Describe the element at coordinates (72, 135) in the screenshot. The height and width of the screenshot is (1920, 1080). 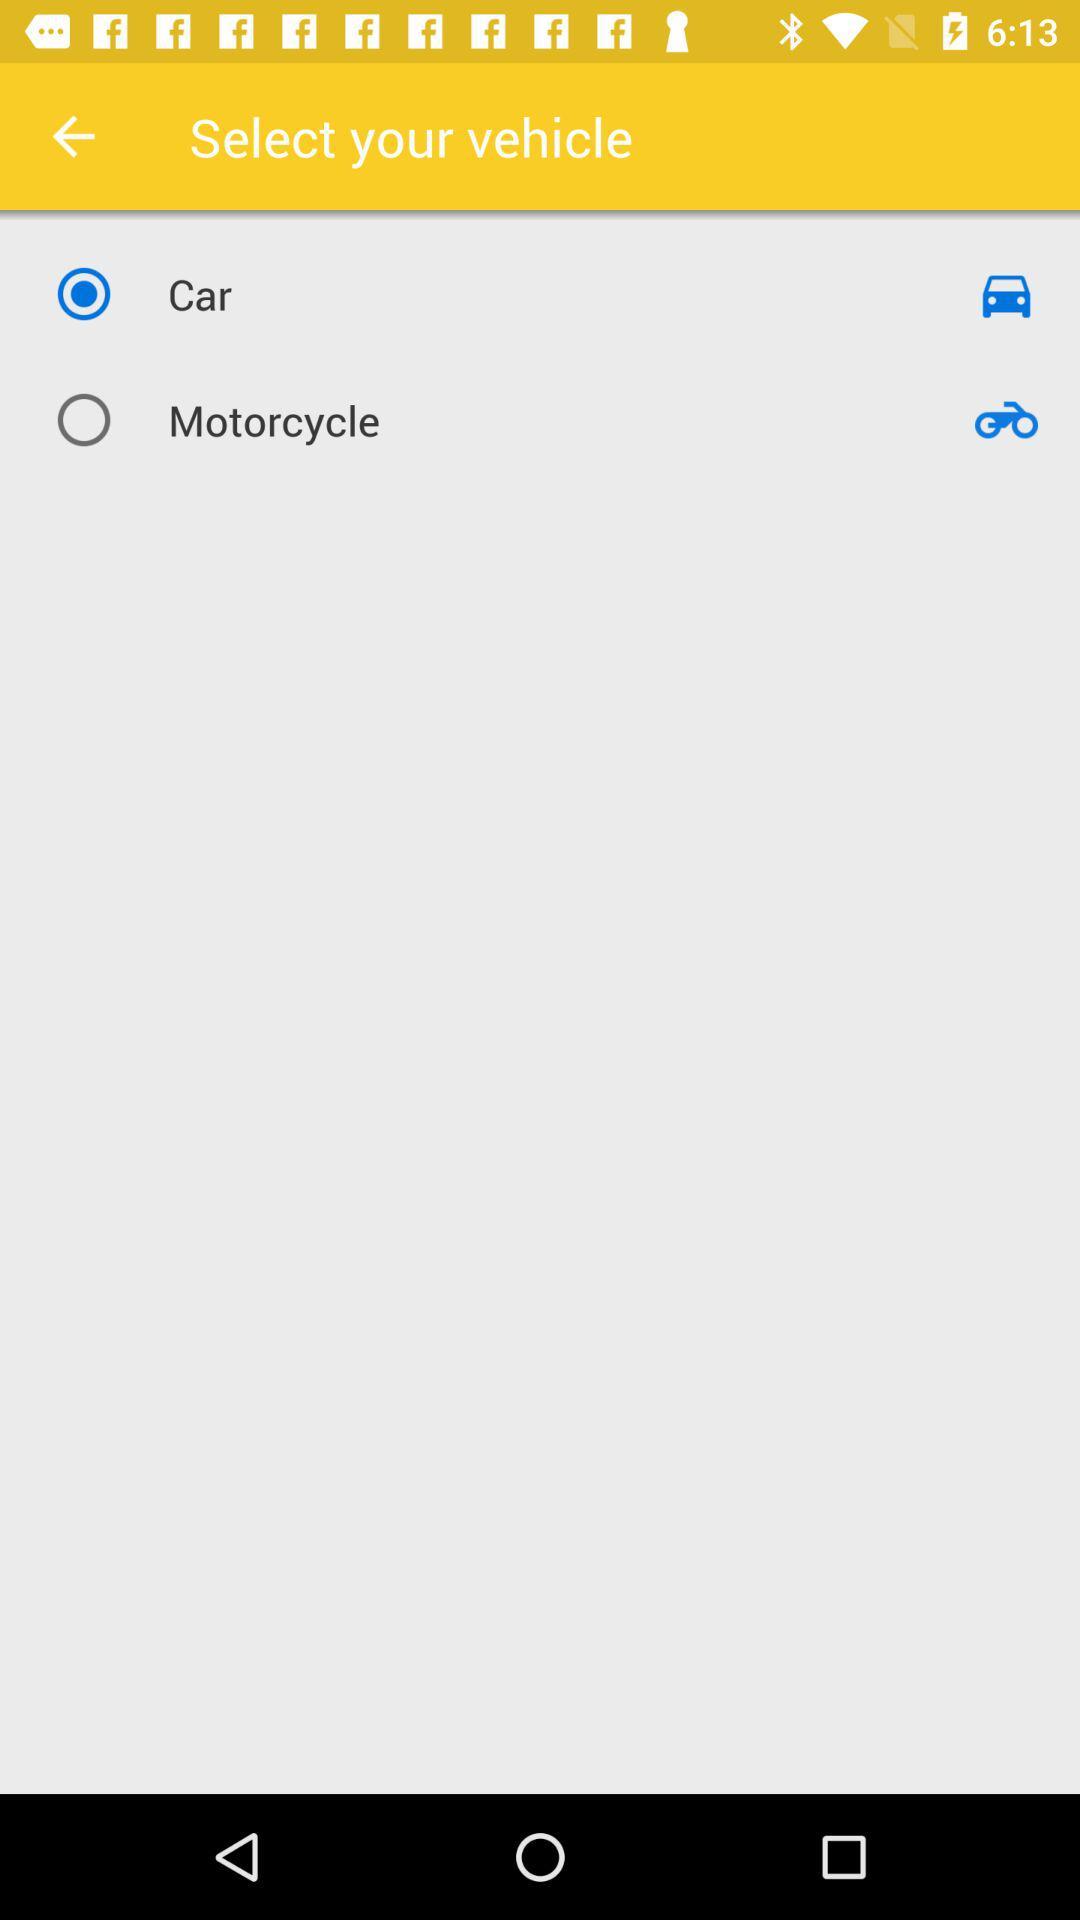
I see `the item to the left of the select your vehicle icon` at that location.